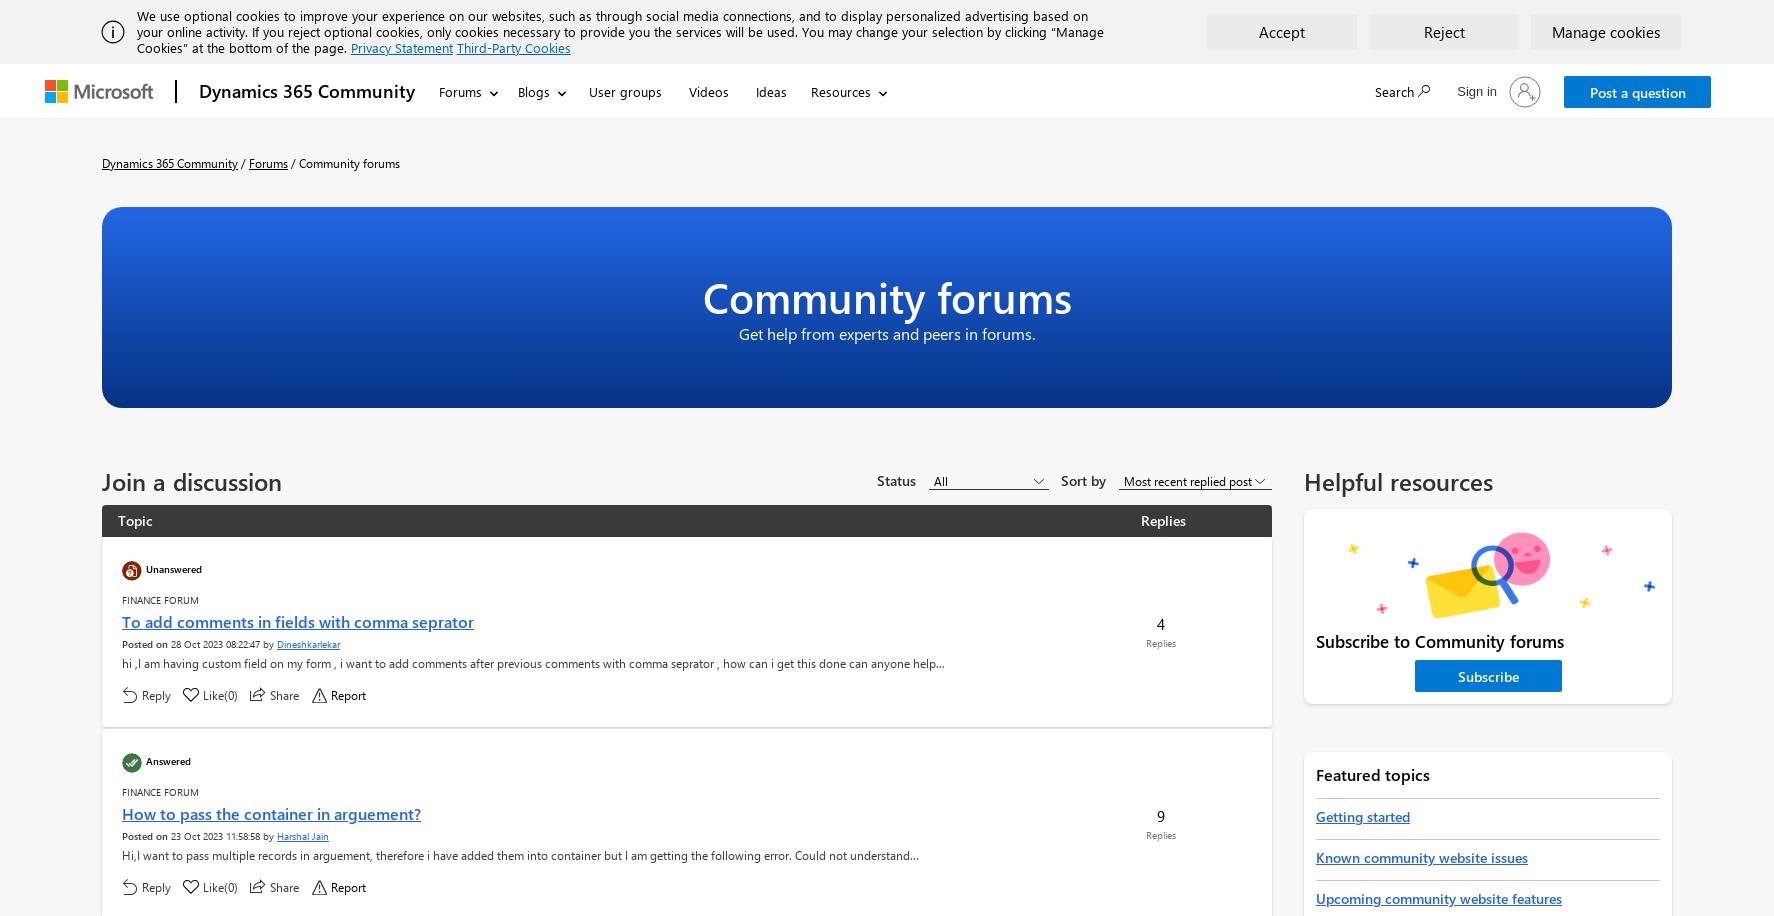 The height and width of the screenshot is (916, 1774). Describe the element at coordinates (214, 836) in the screenshot. I see `'23 Oct 2023 11:58:58'` at that location.